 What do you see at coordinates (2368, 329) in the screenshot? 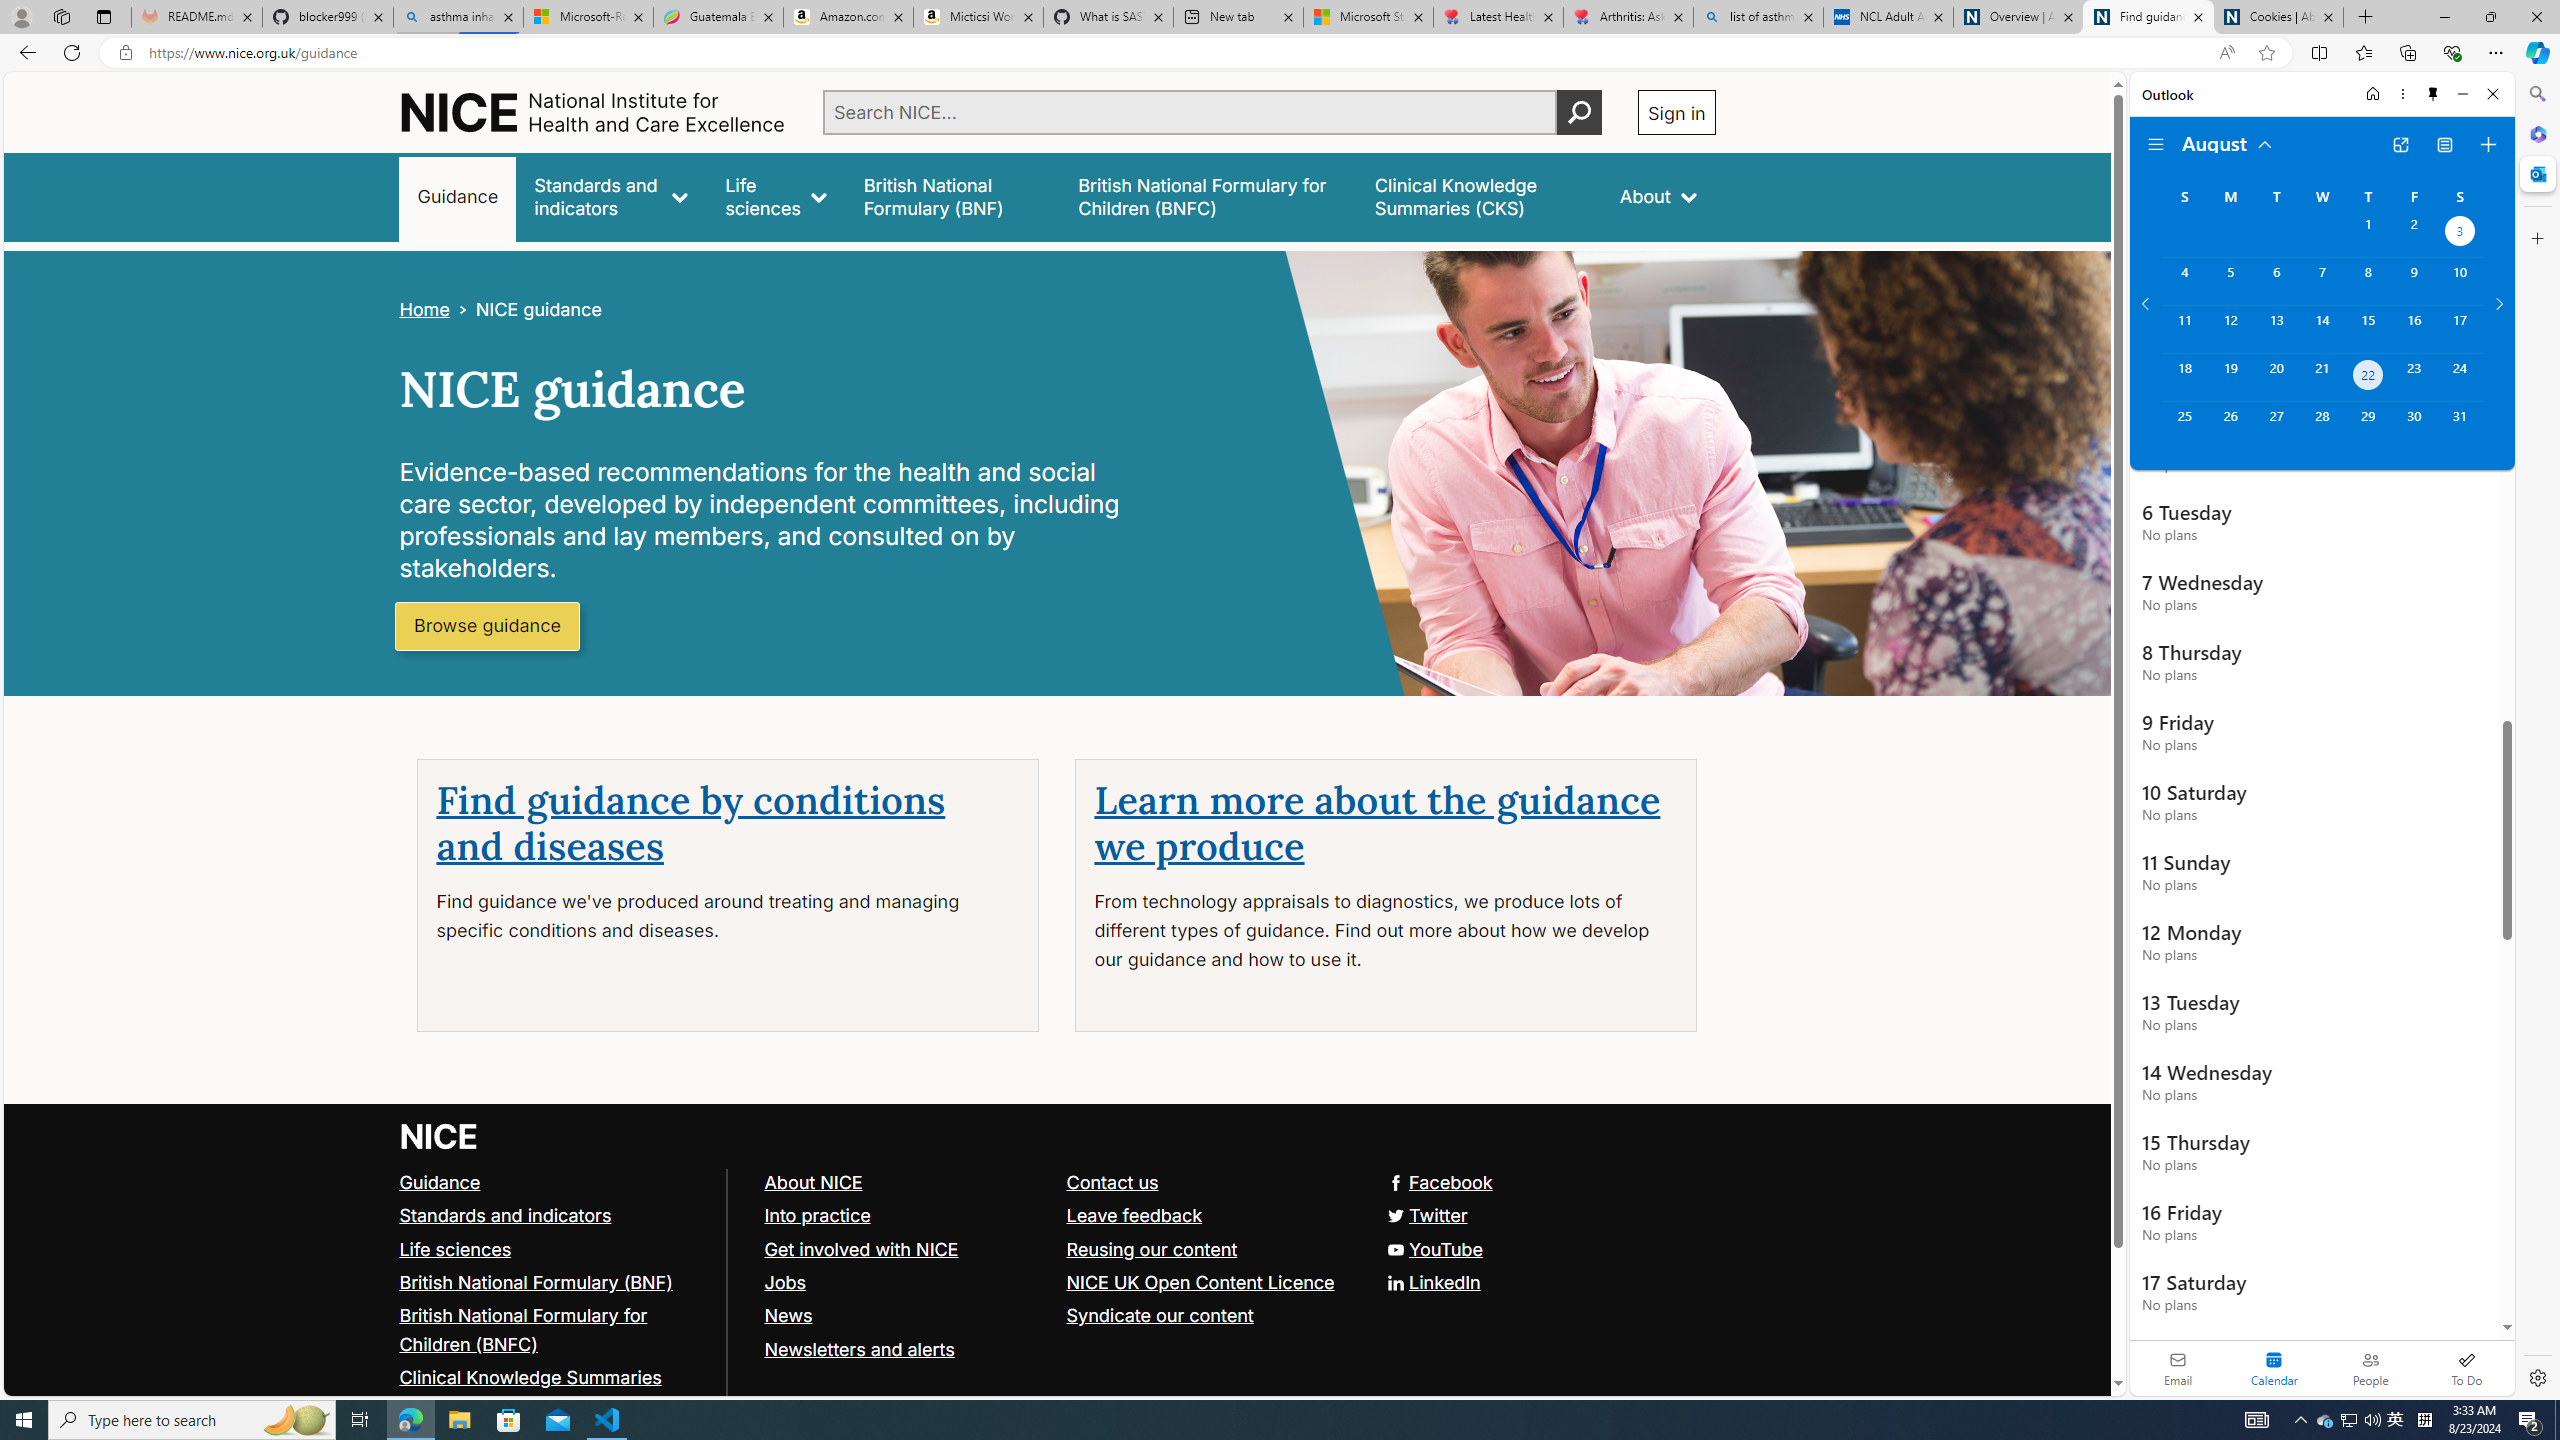
I see `'Thursday, August 15, 2024. '` at bounding box center [2368, 329].